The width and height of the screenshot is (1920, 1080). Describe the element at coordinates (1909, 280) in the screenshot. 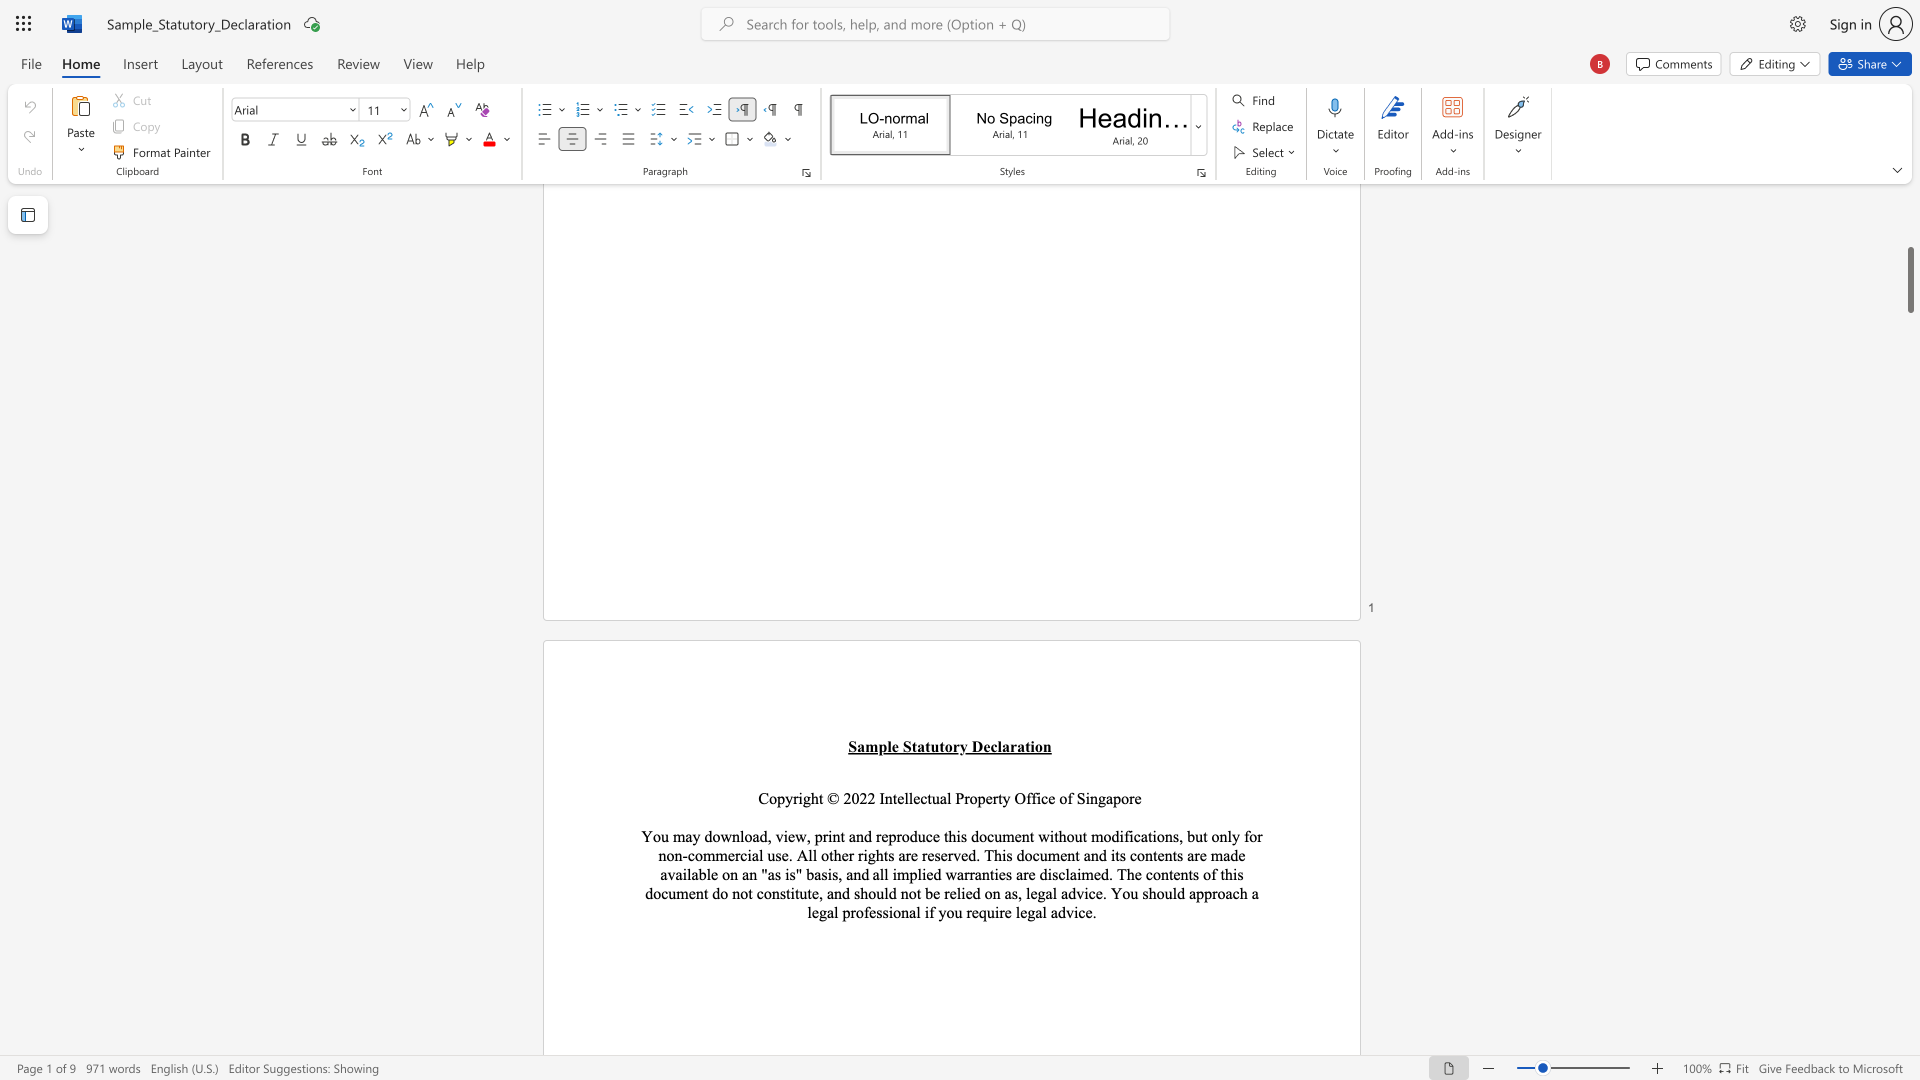

I see `the scrollbar and move down 7360 pixels` at that location.